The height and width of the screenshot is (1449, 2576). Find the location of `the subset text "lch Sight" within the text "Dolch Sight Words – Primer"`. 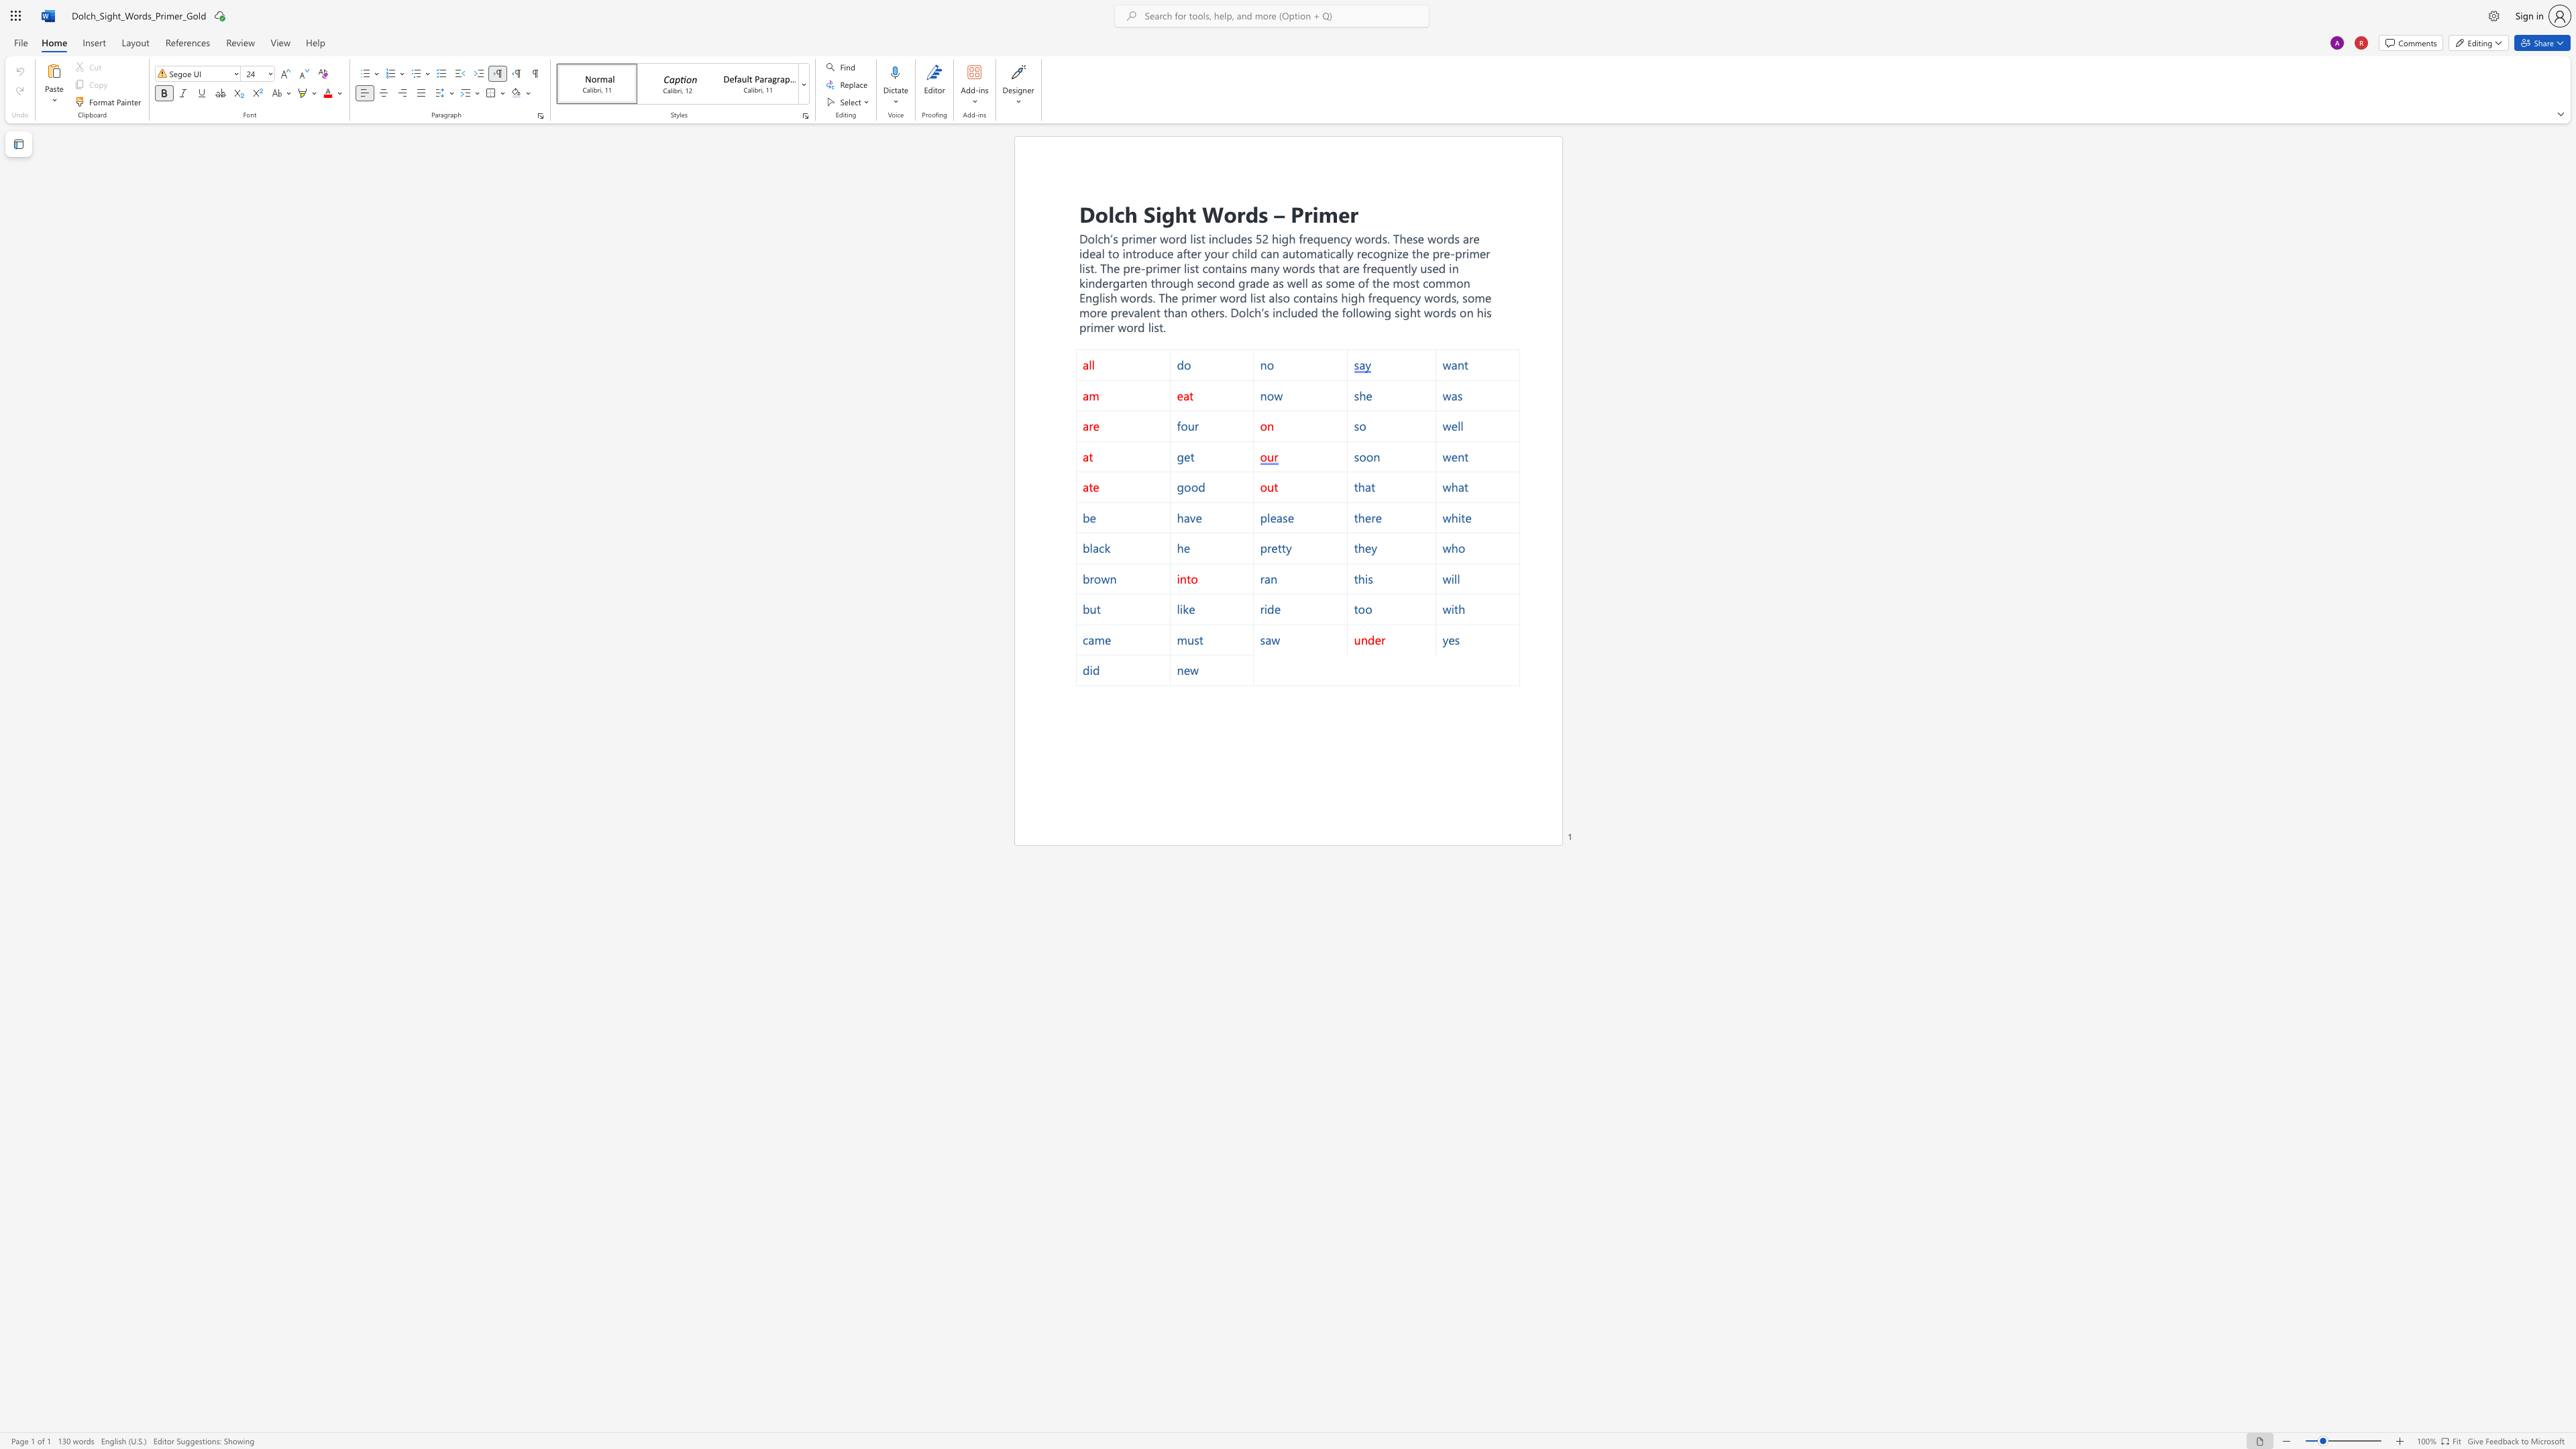

the subset text "lch Sight" within the text "Dolch Sight Words – Primer" is located at coordinates (1107, 213).